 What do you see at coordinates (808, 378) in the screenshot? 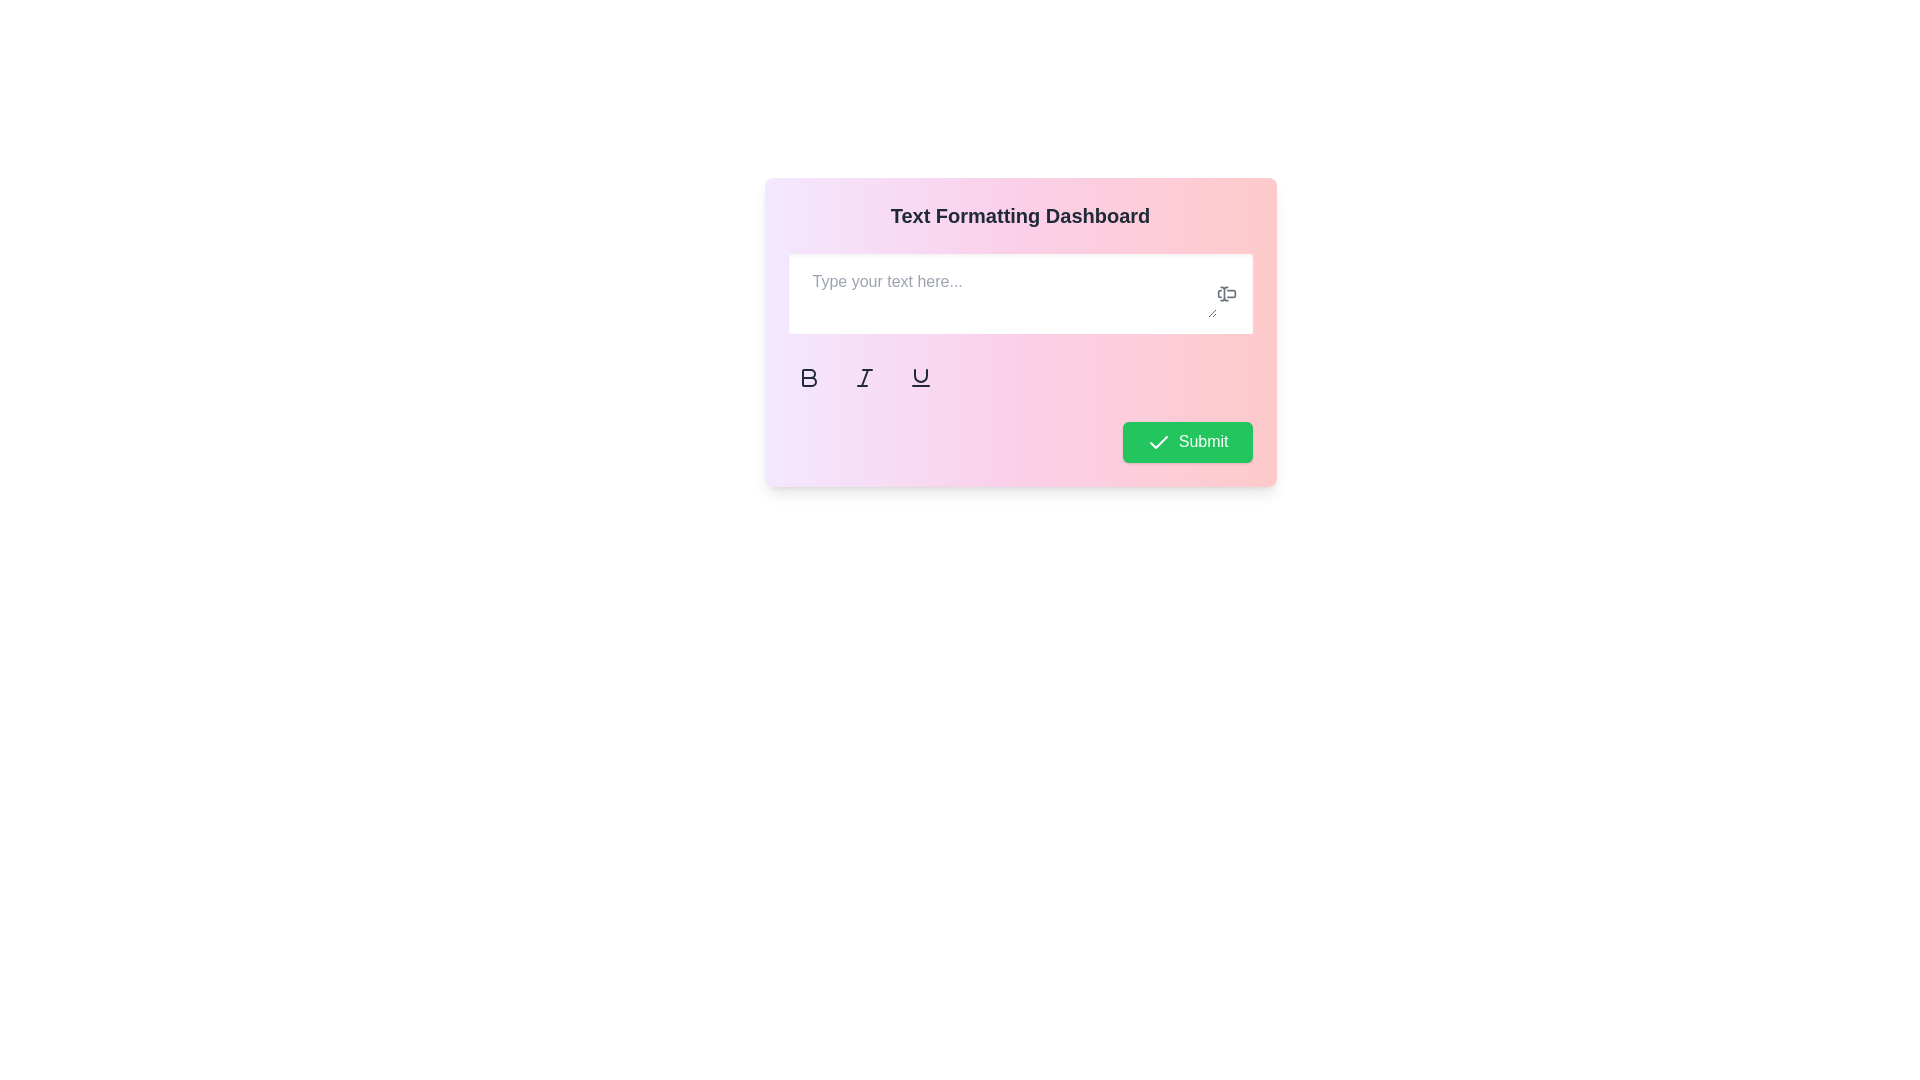
I see `the bold-style button represented by the letter 'B'` at bounding box center [808, 378].